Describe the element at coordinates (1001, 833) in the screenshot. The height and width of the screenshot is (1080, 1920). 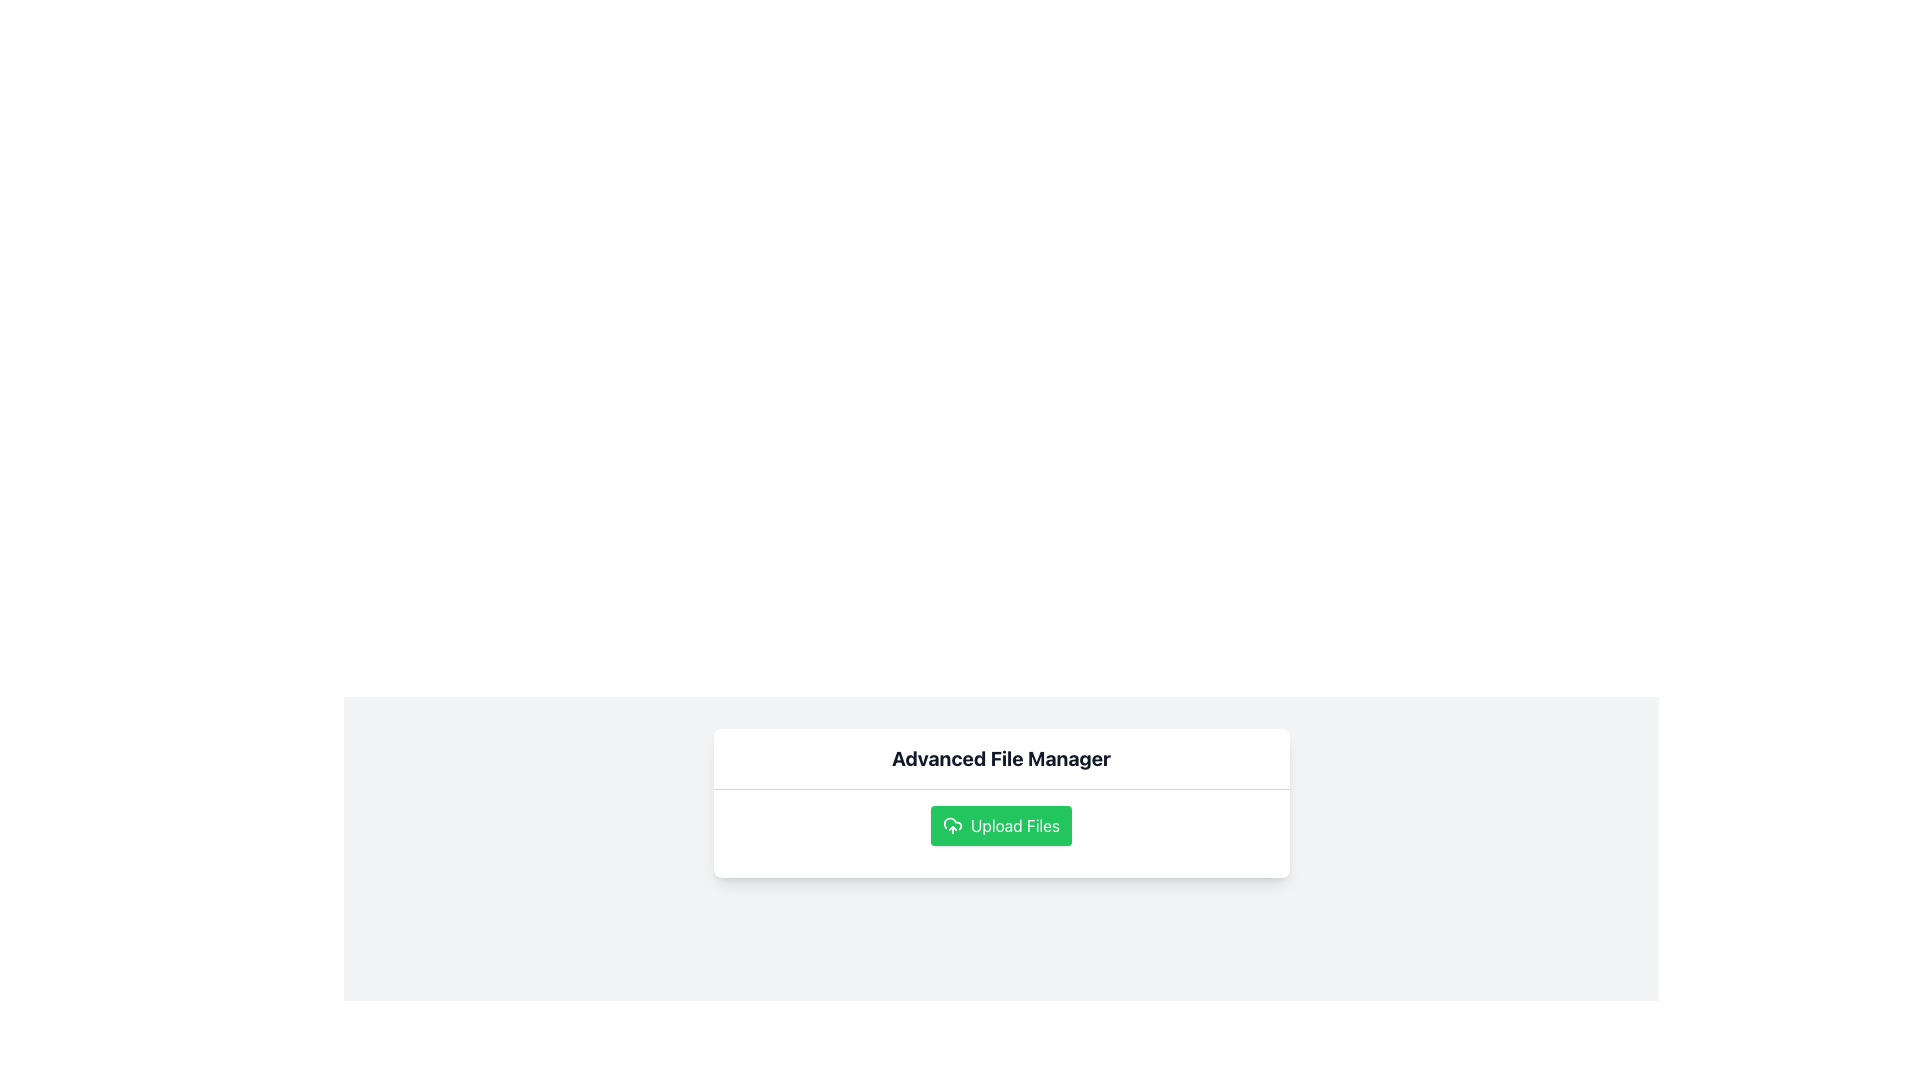
I see `the green 'Upload Files' button with a cloud upload icon to initiate the file upload process` at that location.